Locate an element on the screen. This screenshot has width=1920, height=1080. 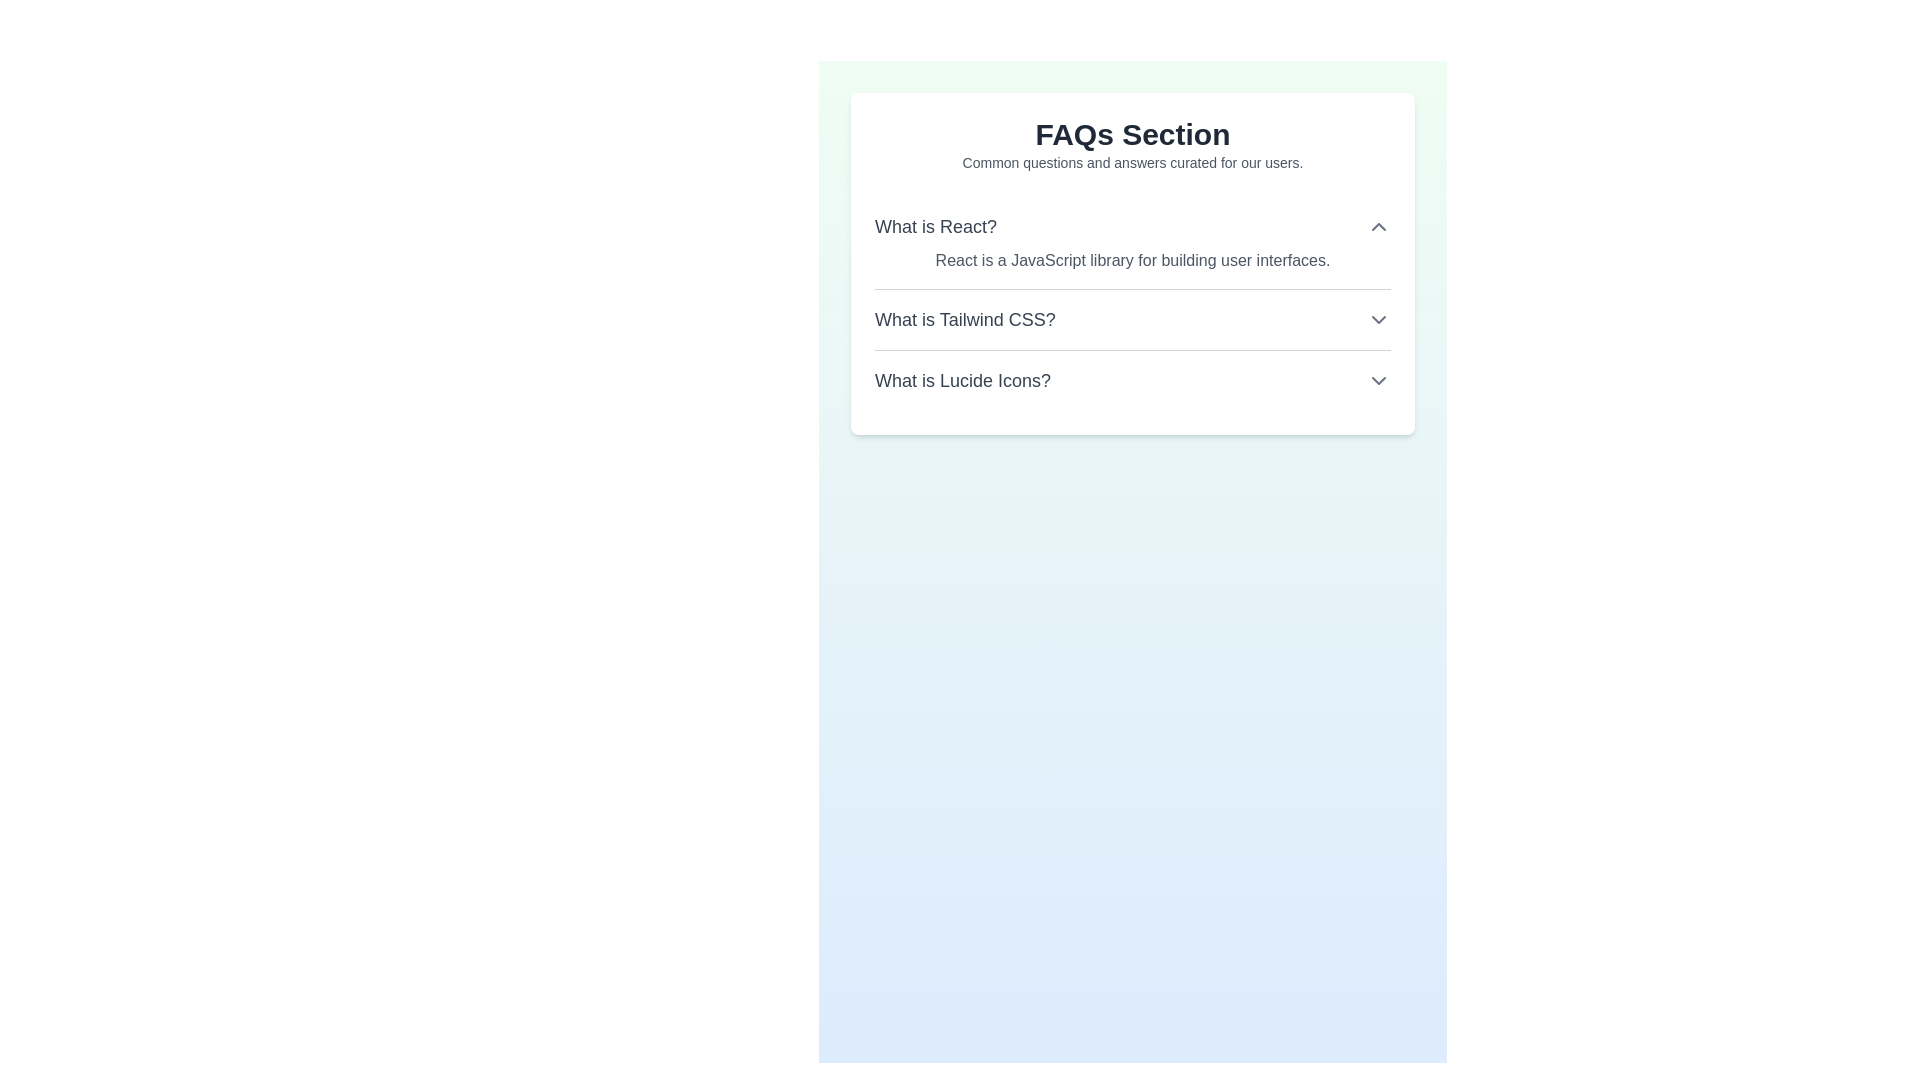
the upward-pointing chevron icon located to the right of the 'What is React?' question in the FAQs Section is located at coordinates (1377, 226).